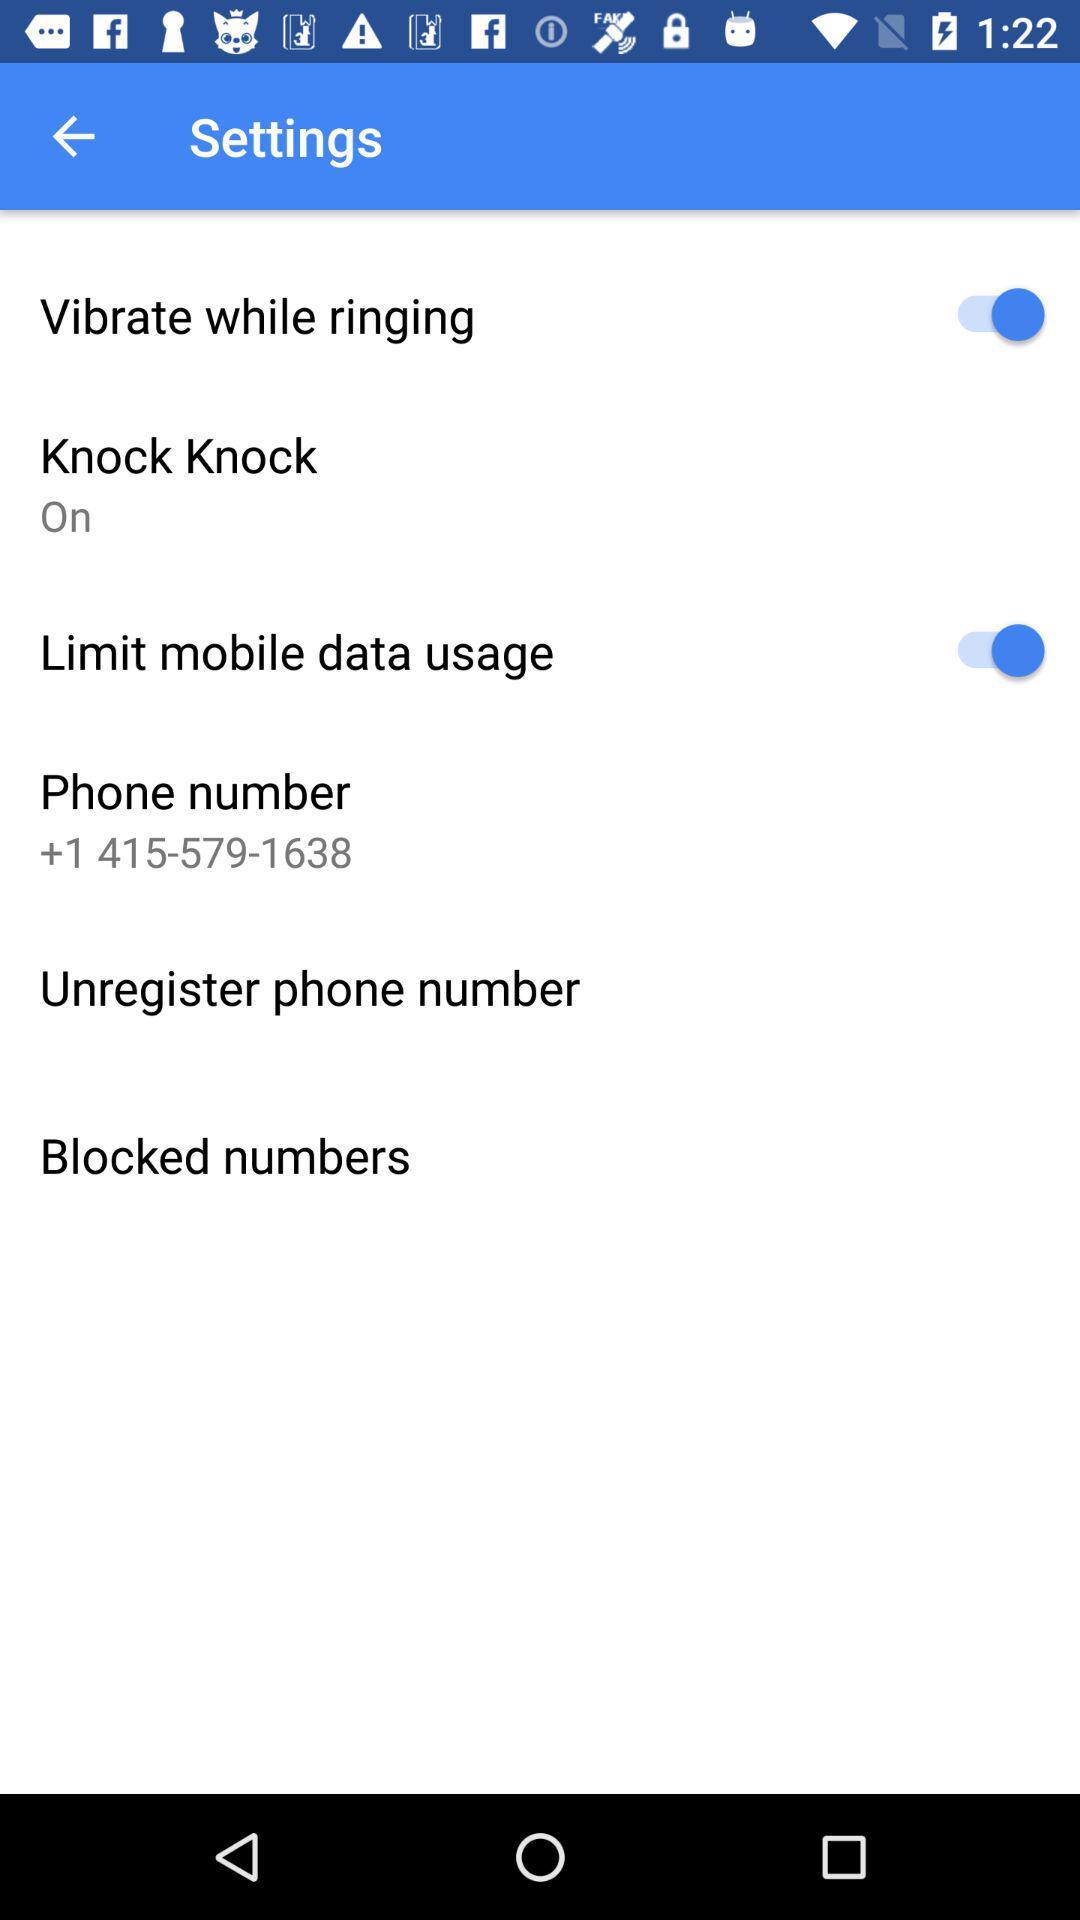  What do you see at coordinates (225, 1155) in the screenshot?
I see `the blocked numbers item` at bounding box center [225, 1155].